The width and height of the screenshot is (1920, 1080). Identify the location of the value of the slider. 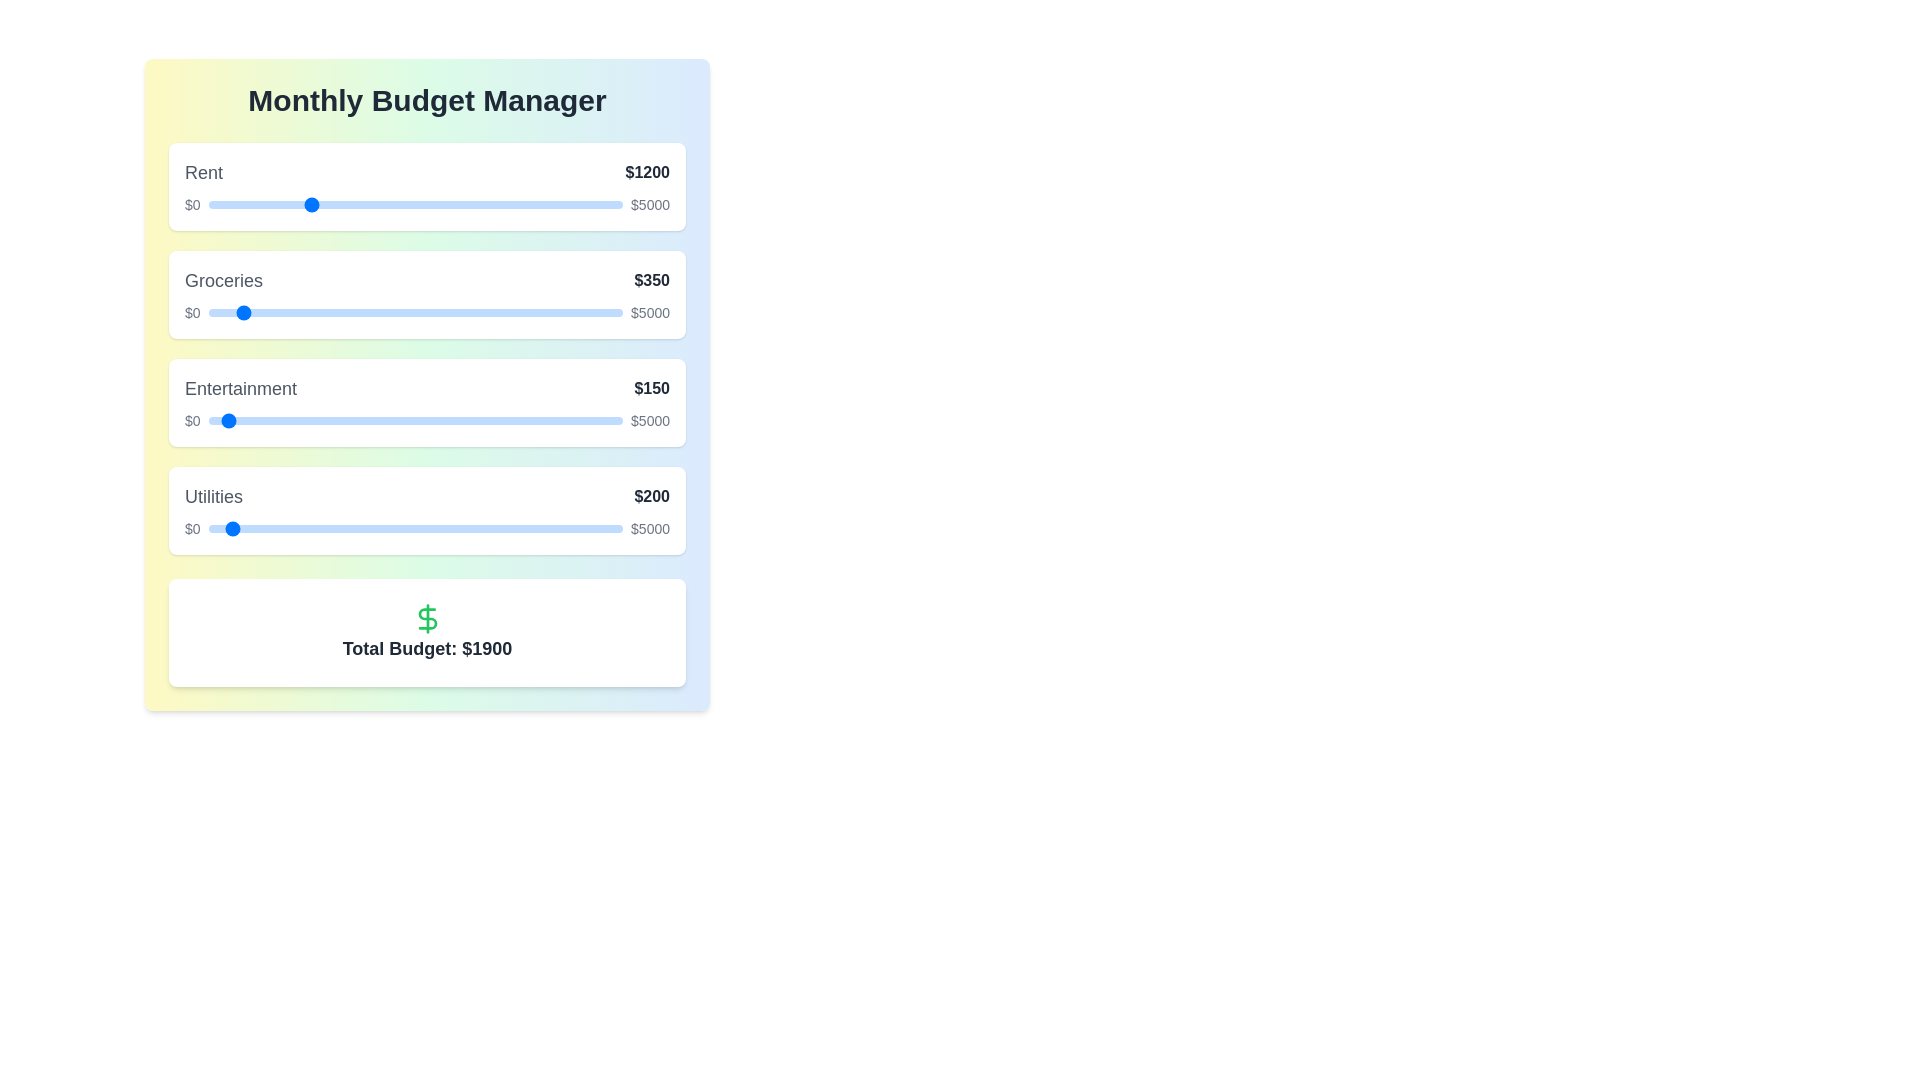
(453, 419).